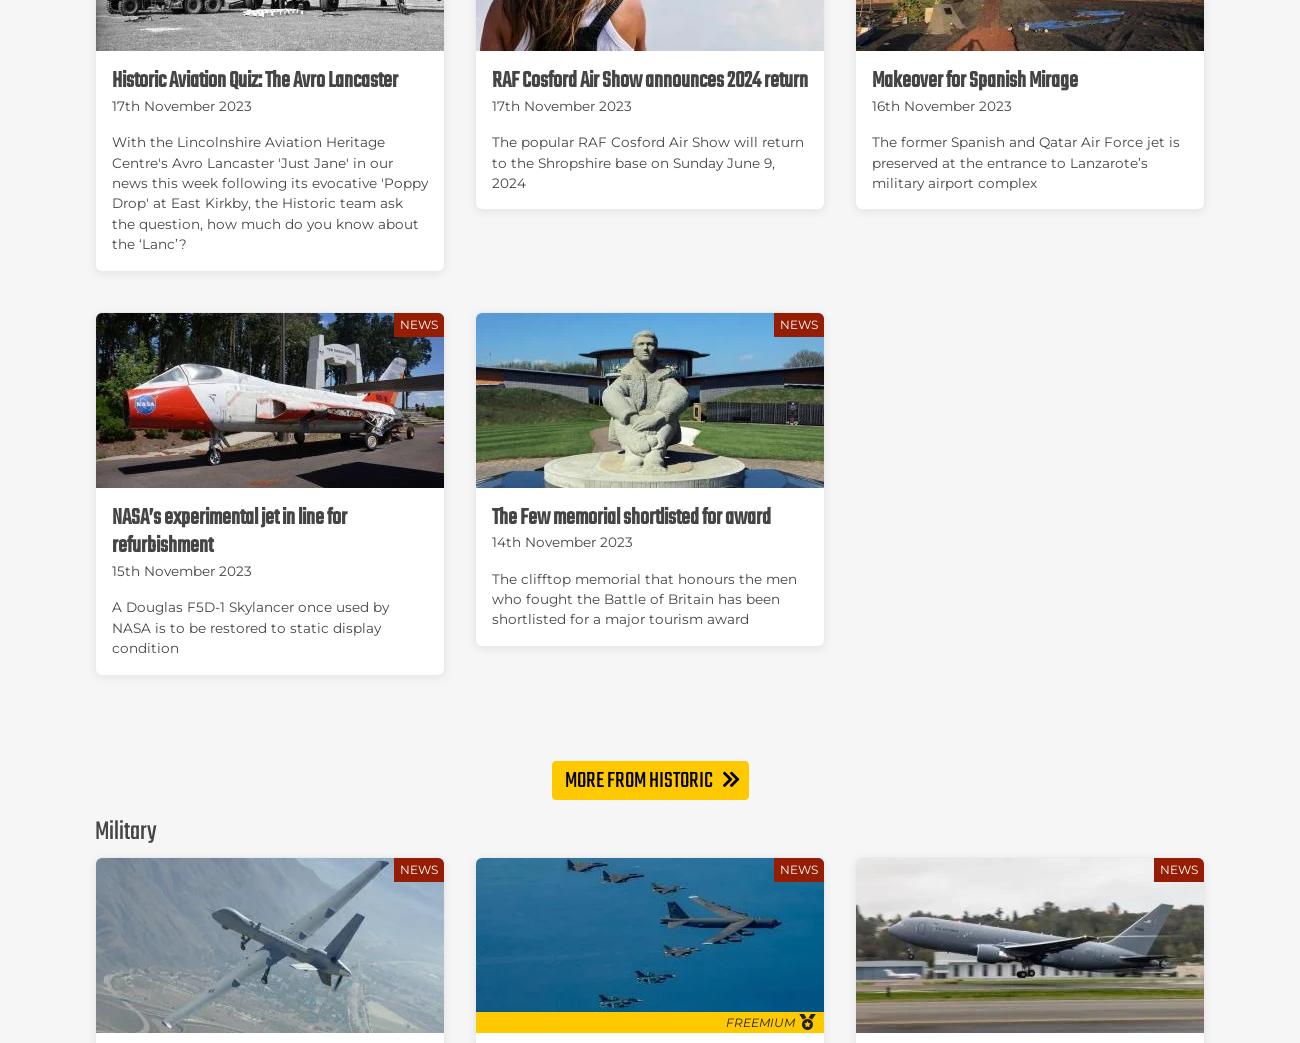  What do you see at coordinates (249, 626) in the screenshot?
I see `'A Douglas F5D-1 Skylancer once used by NASA is to be restored to static display condition'` at bounding box center [249, 626].